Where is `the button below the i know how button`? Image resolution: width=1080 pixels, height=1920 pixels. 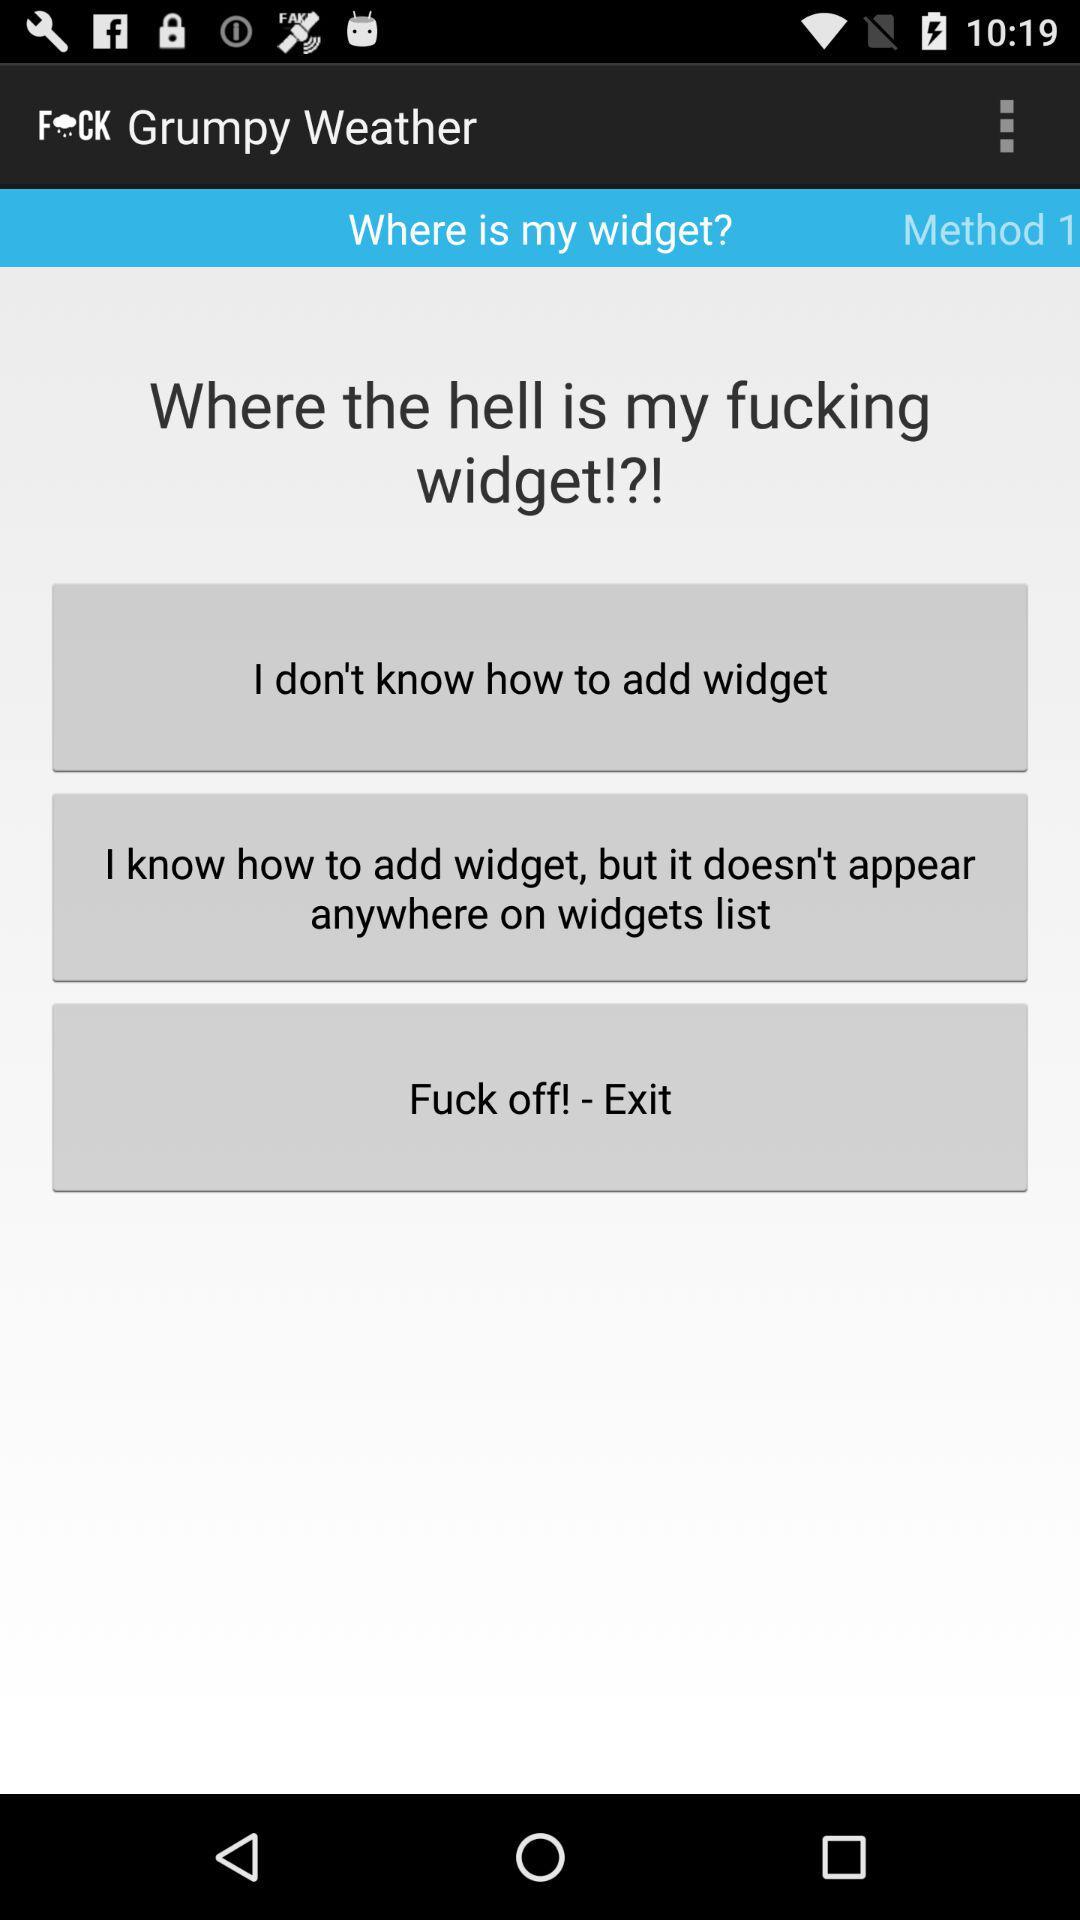
the button below the i know how button is located at coordinates (540, 1096).